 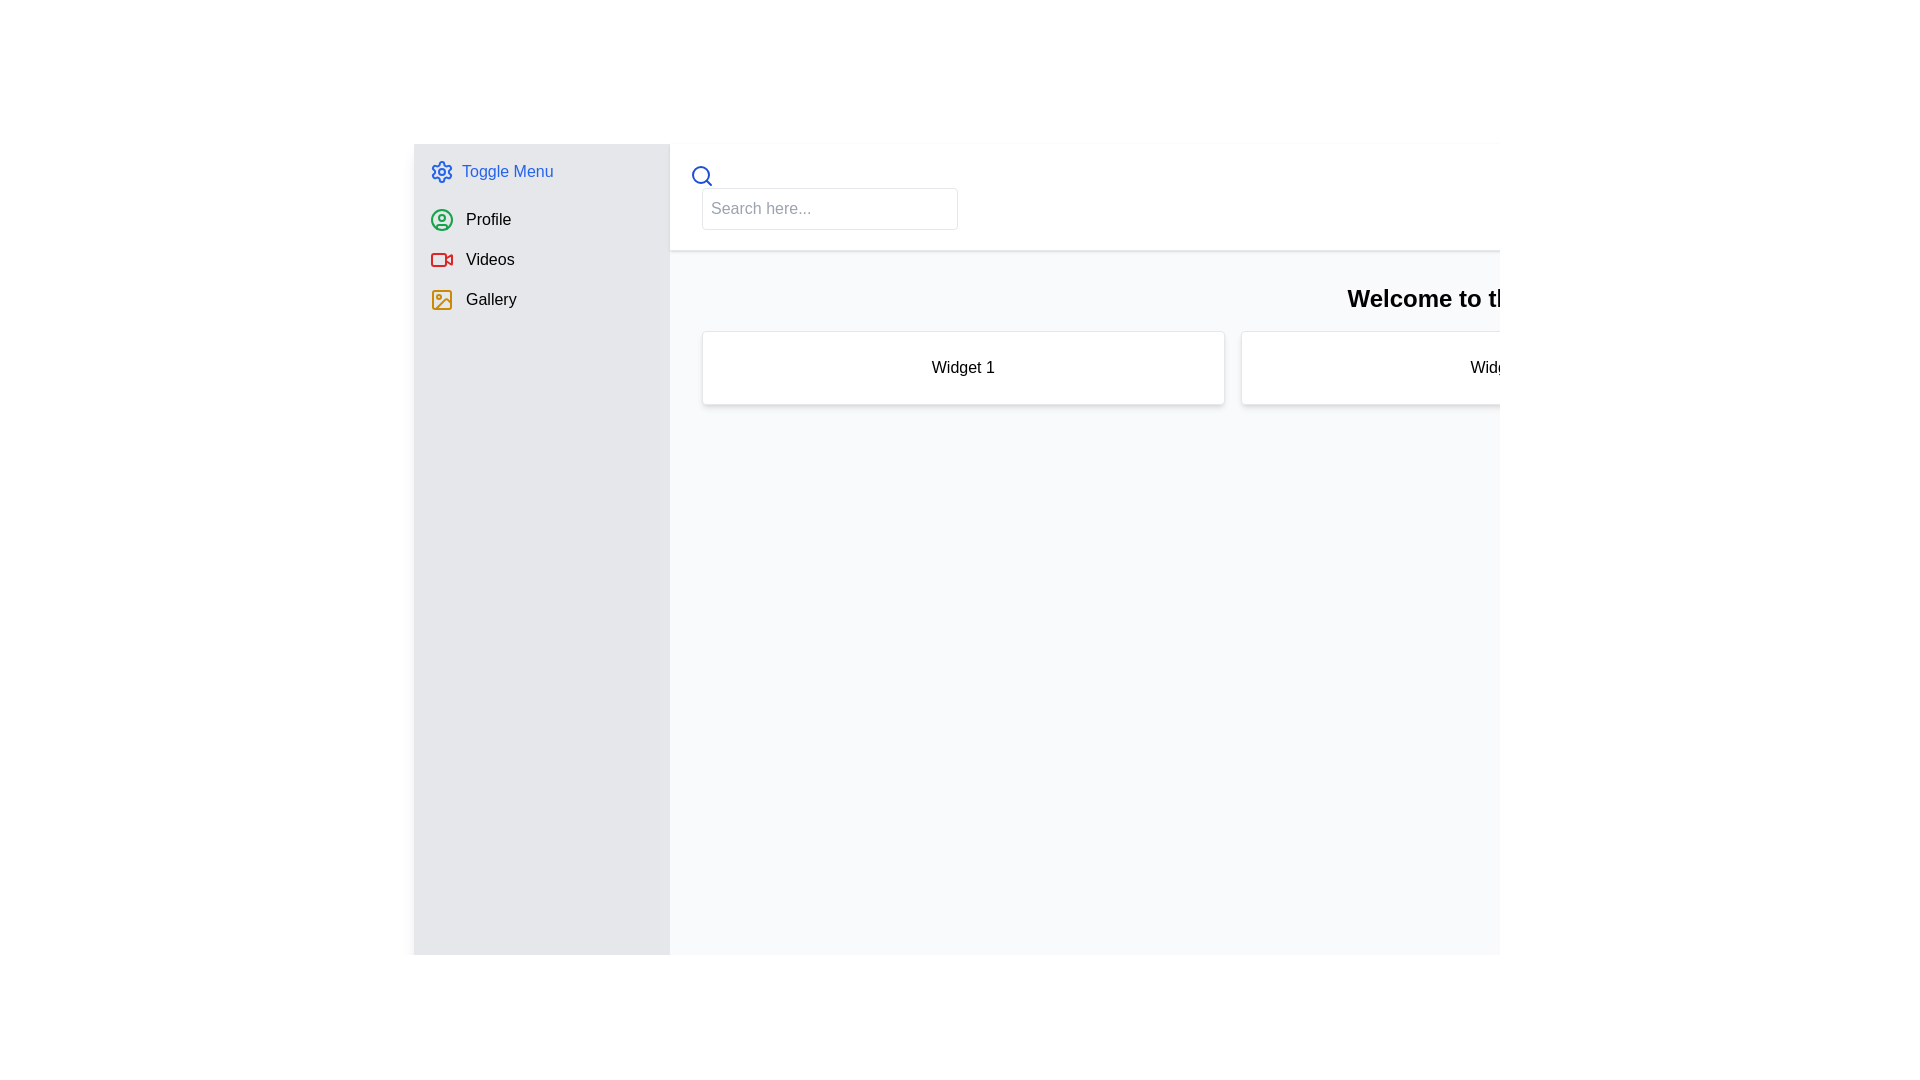 What do you see at coordinates (440, 300) in the screenshot?
I see `the small rectangle with rounded corners that serves as the background of the image icon in the sidebar menu, located next to the 'Gallery' label` at bounding box center [440, 300].